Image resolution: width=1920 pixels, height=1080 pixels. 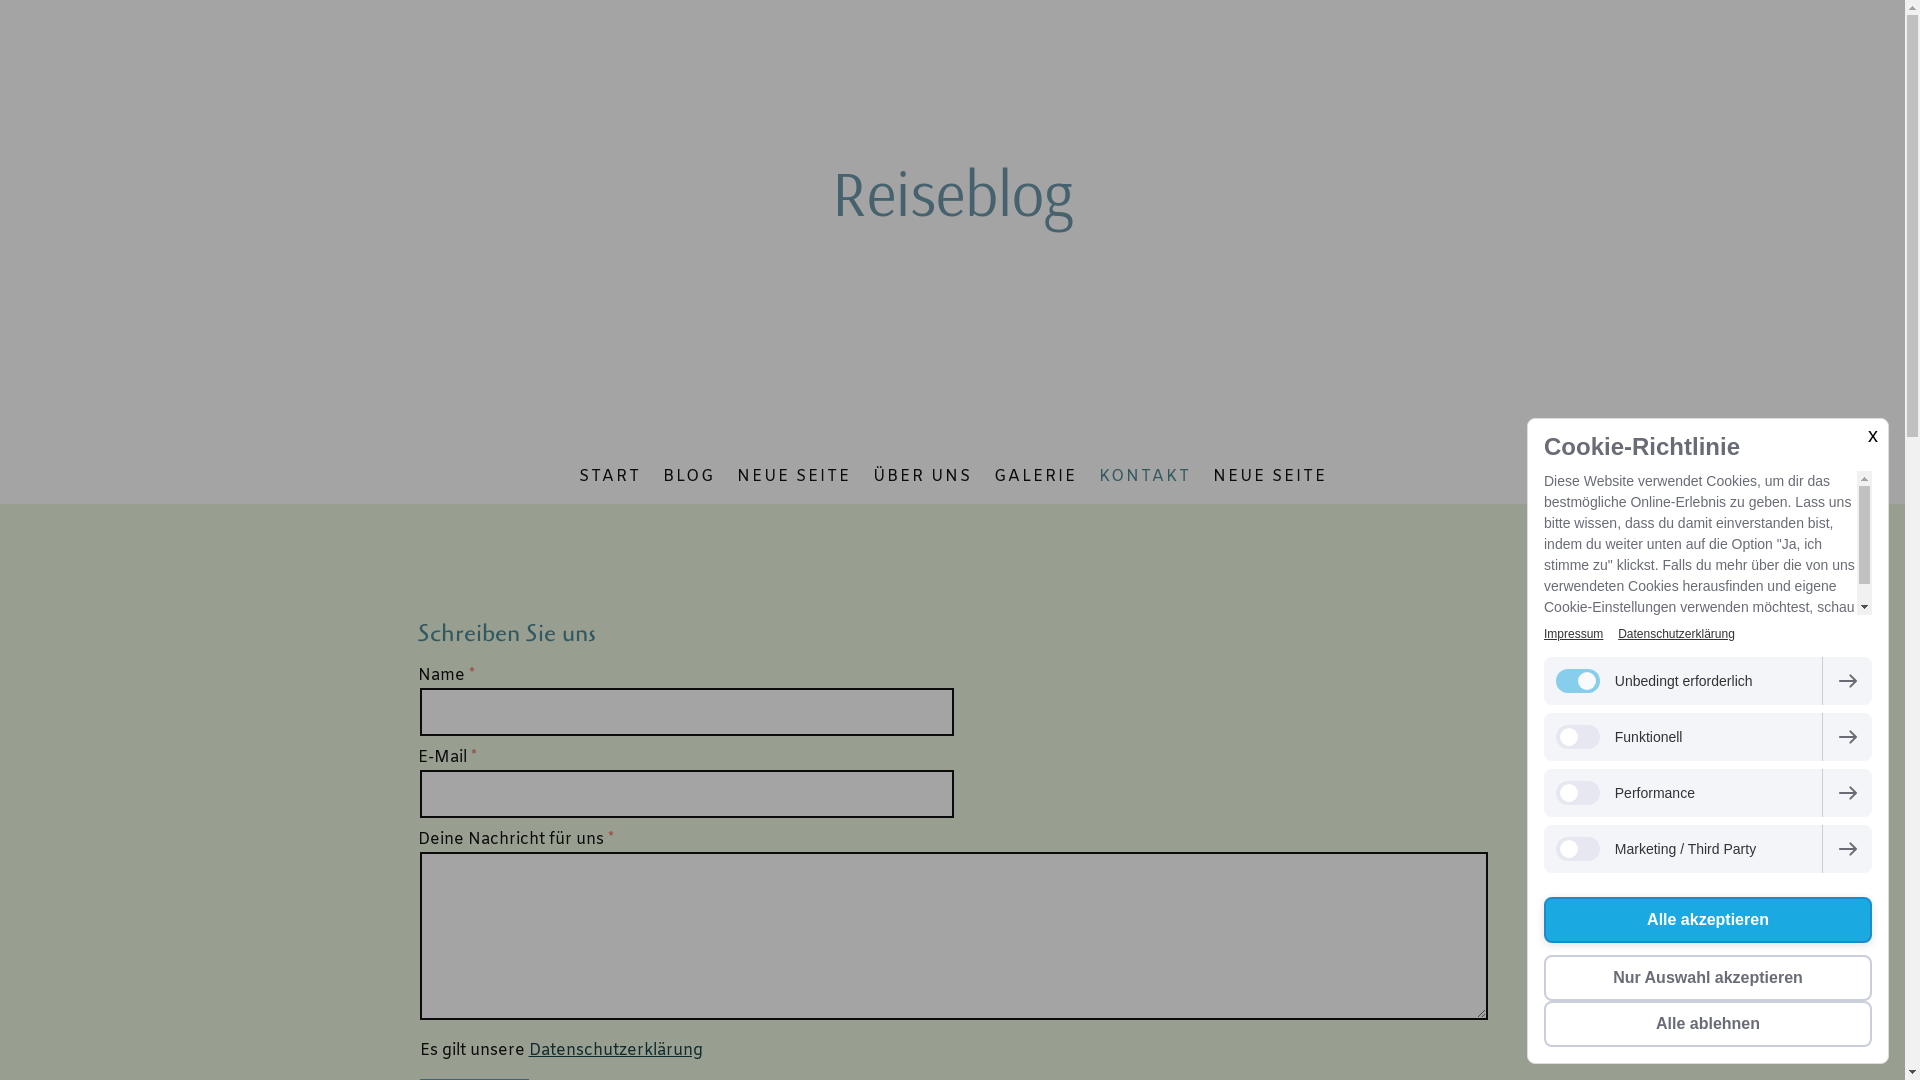 What do you see at coordinates (1707, 1023) in the screenshot?
I see `'Alle ablehnen'` at bounding box center [1707, 1023].